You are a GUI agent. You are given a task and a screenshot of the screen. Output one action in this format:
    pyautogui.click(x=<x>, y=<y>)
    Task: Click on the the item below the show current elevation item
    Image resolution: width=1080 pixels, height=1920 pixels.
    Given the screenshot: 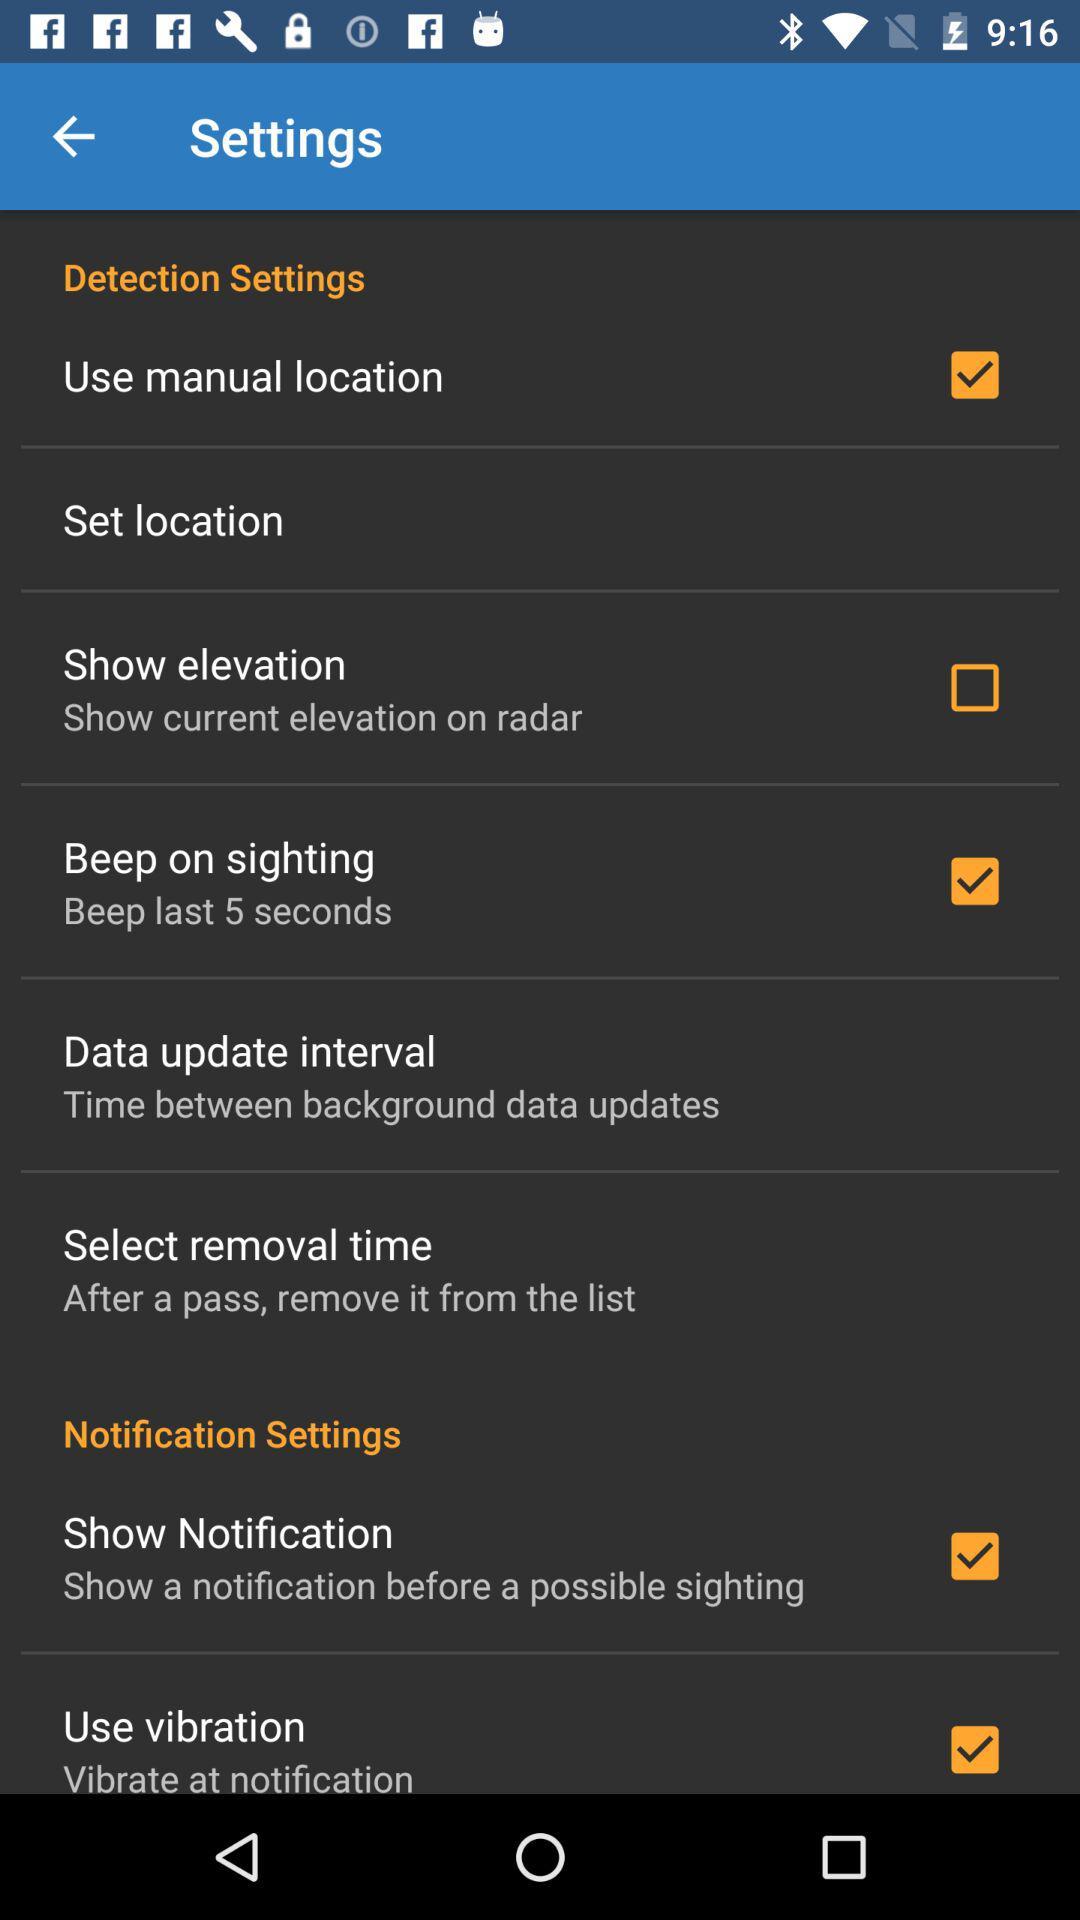 What is the action you would take?
    pyautogui.click(x=219, y=856)
    